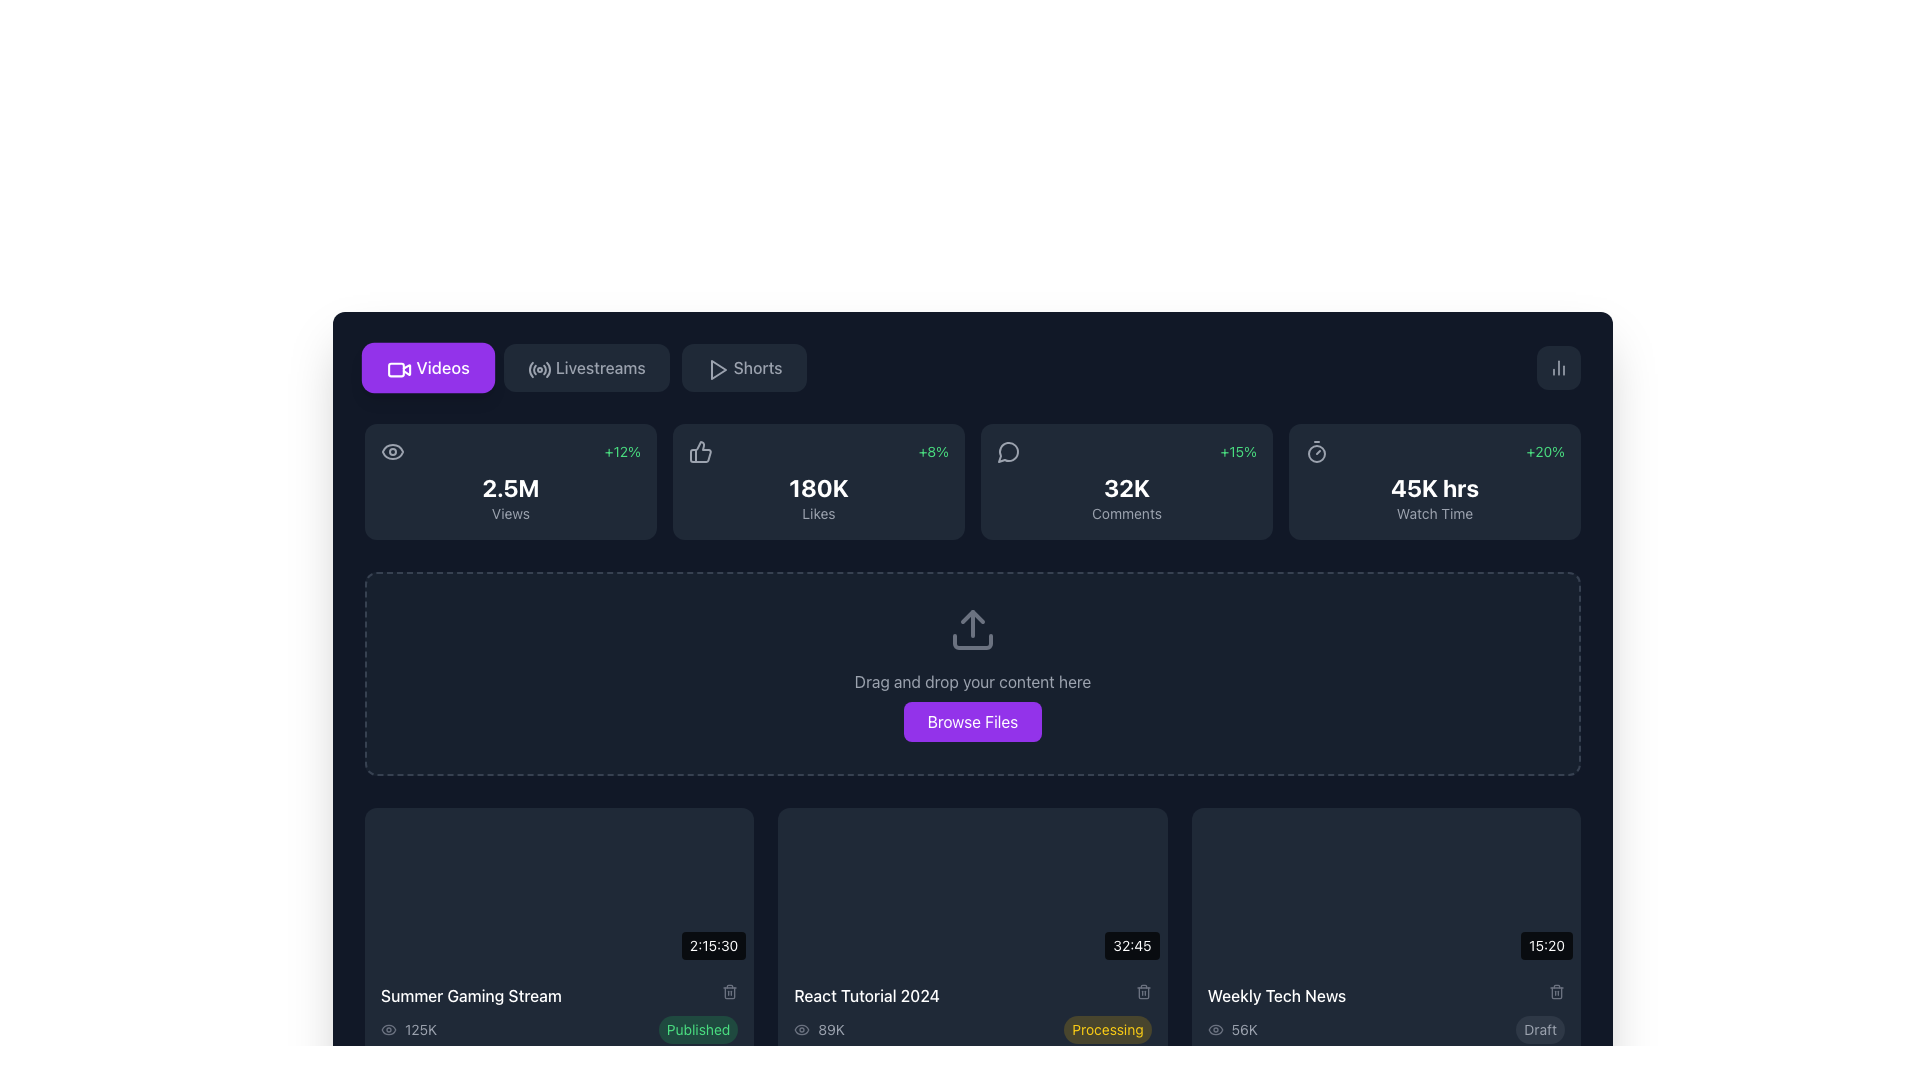 Image resolution: width=1920 pixels, height=1080 pixels. What do you see at coordinates (714, 945) in the screenshot?
I see `the text label indicating the duration of the associated content, located at the bottom-right corner of the card in the grid layout` at bounding box center [714, 945].